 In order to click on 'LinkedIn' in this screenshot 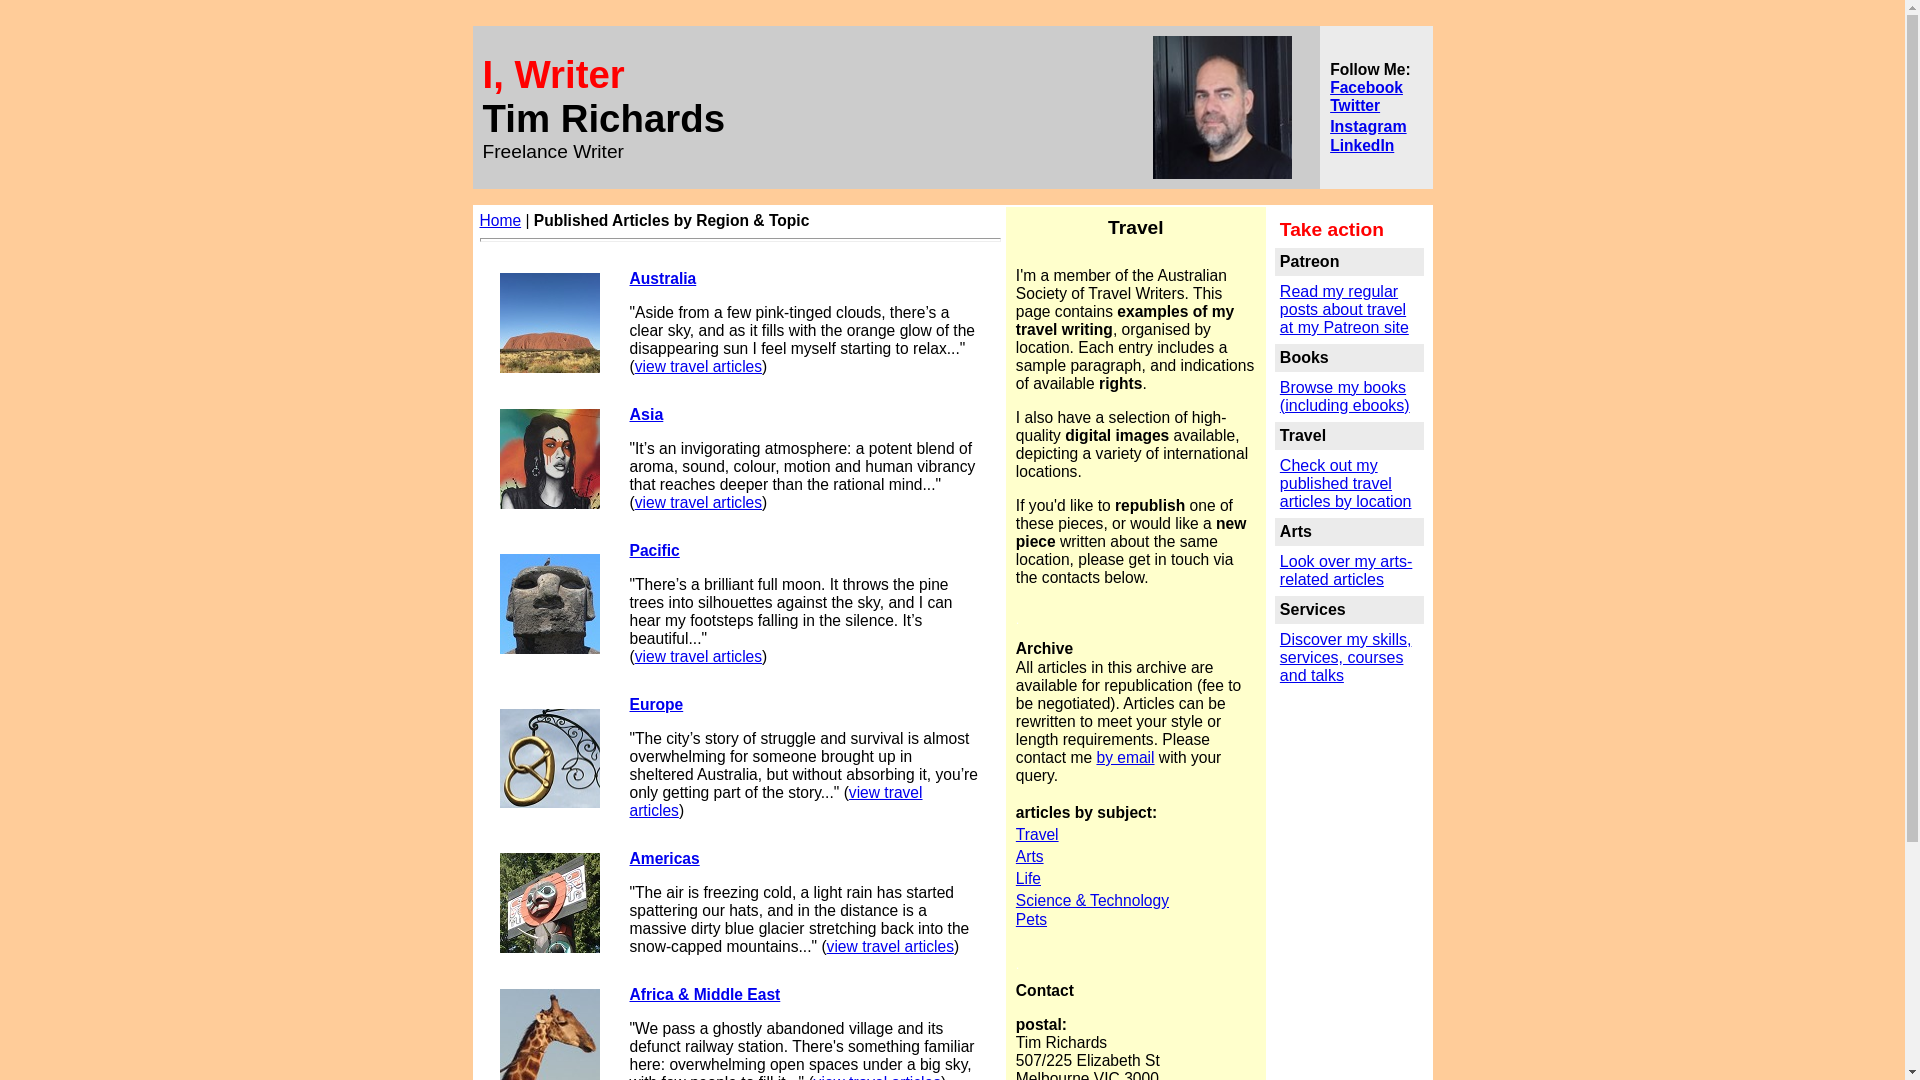, I will do `click(1361, 143)`.